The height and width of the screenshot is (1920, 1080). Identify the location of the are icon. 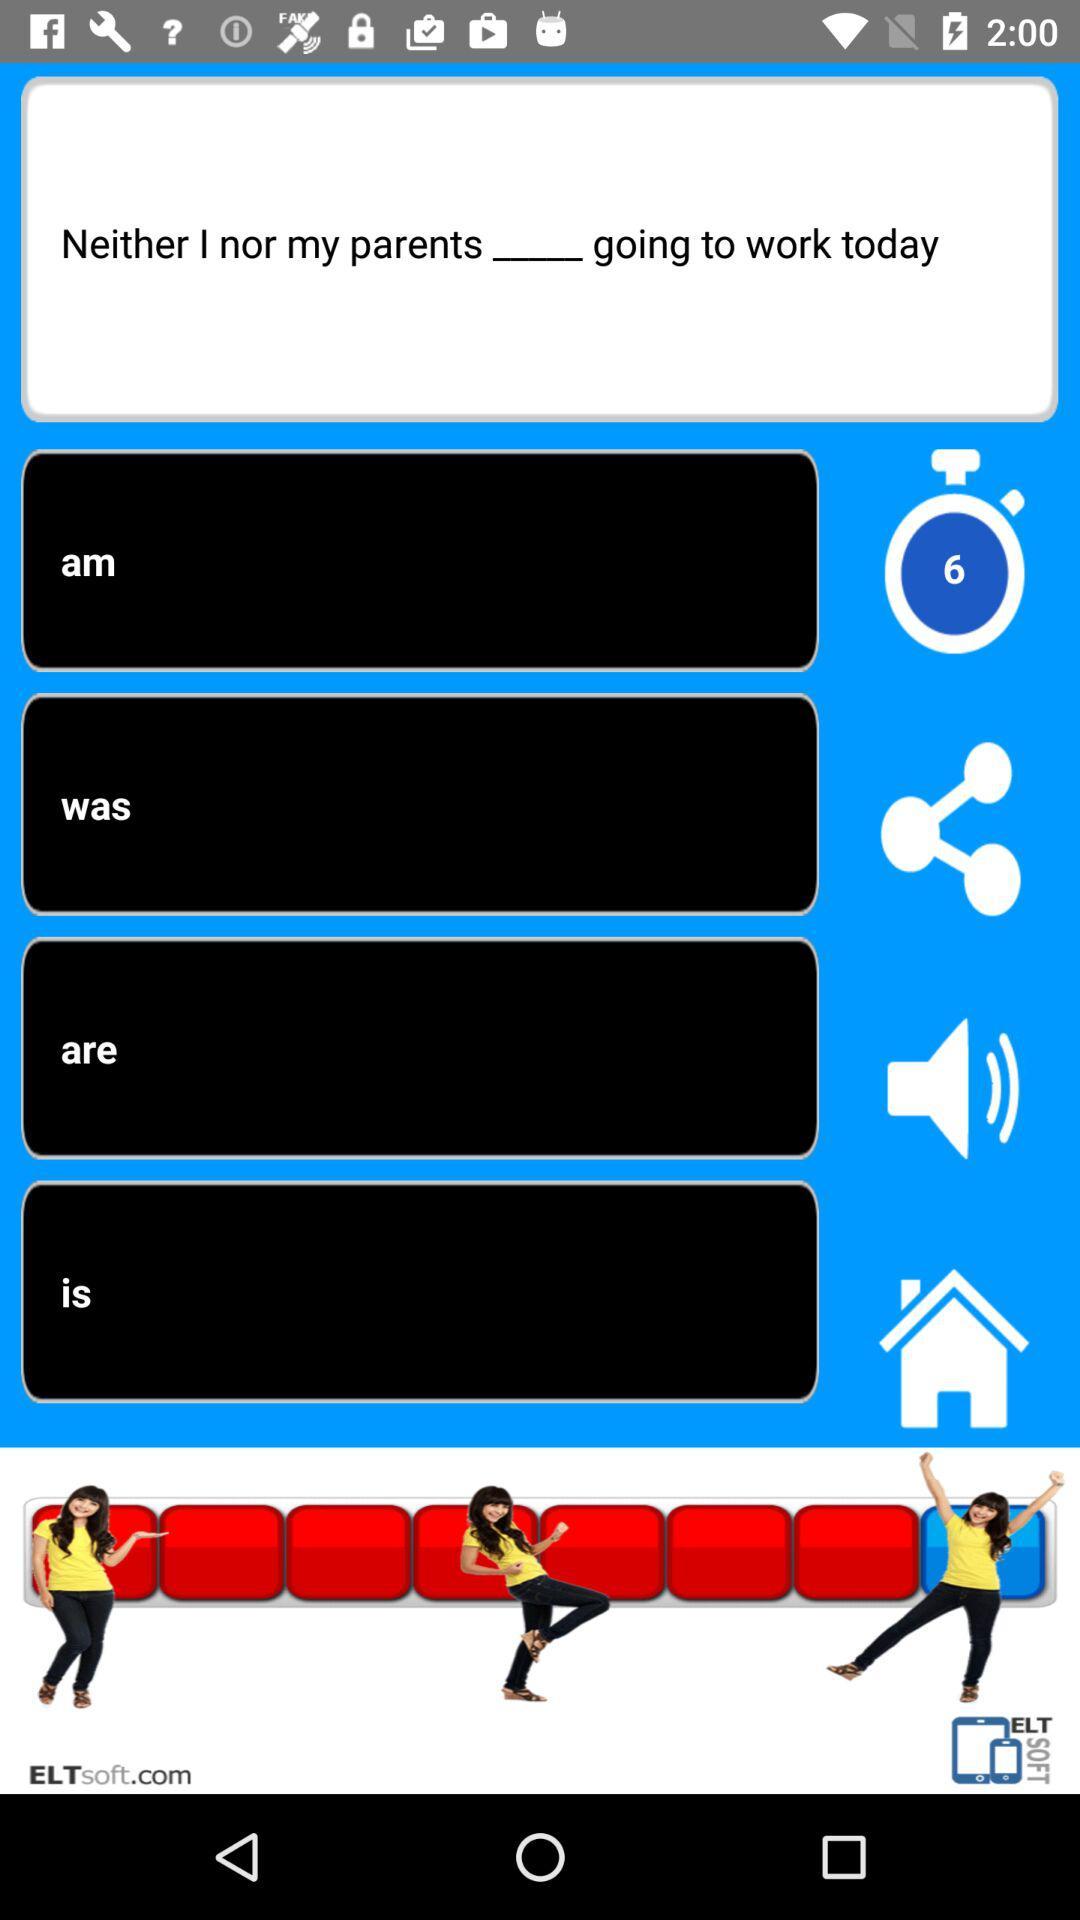
(419, 1047).